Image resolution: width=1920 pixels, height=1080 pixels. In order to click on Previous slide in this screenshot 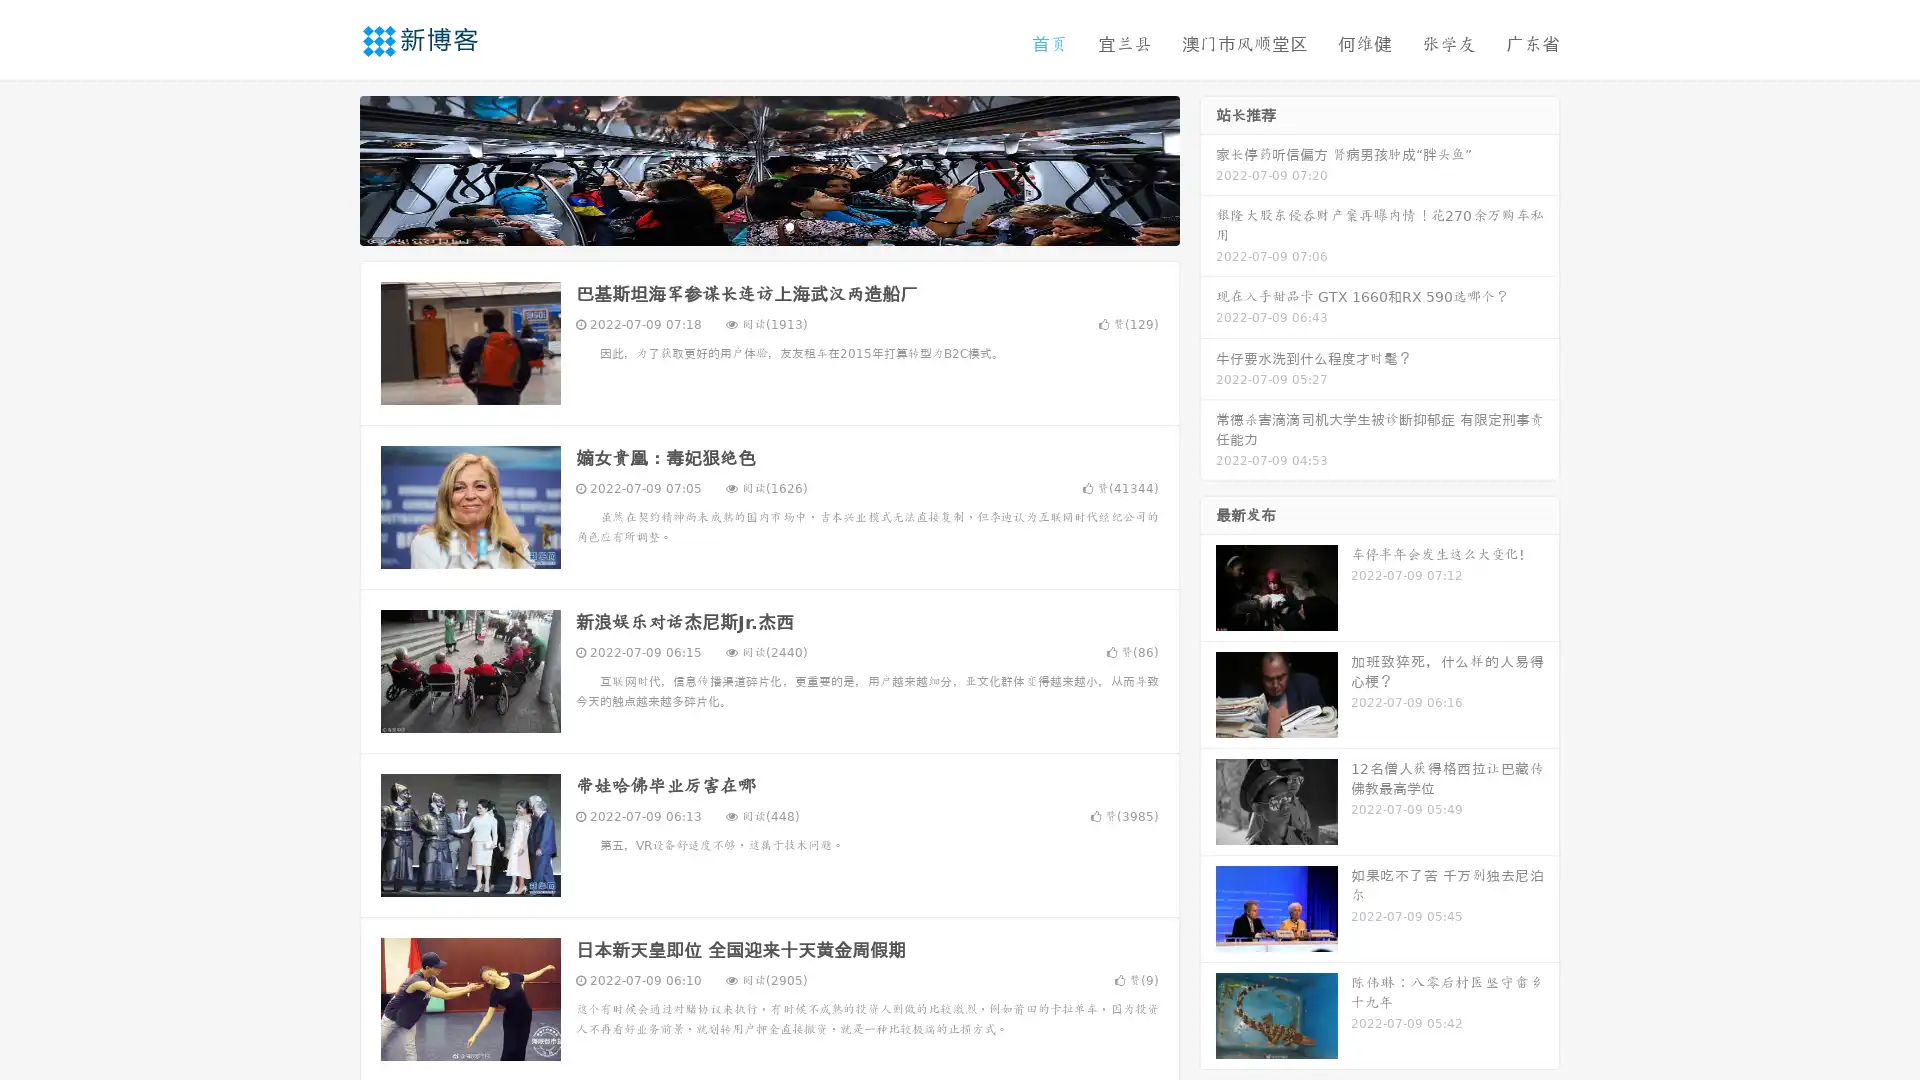, I will do `click(330, 168)`.